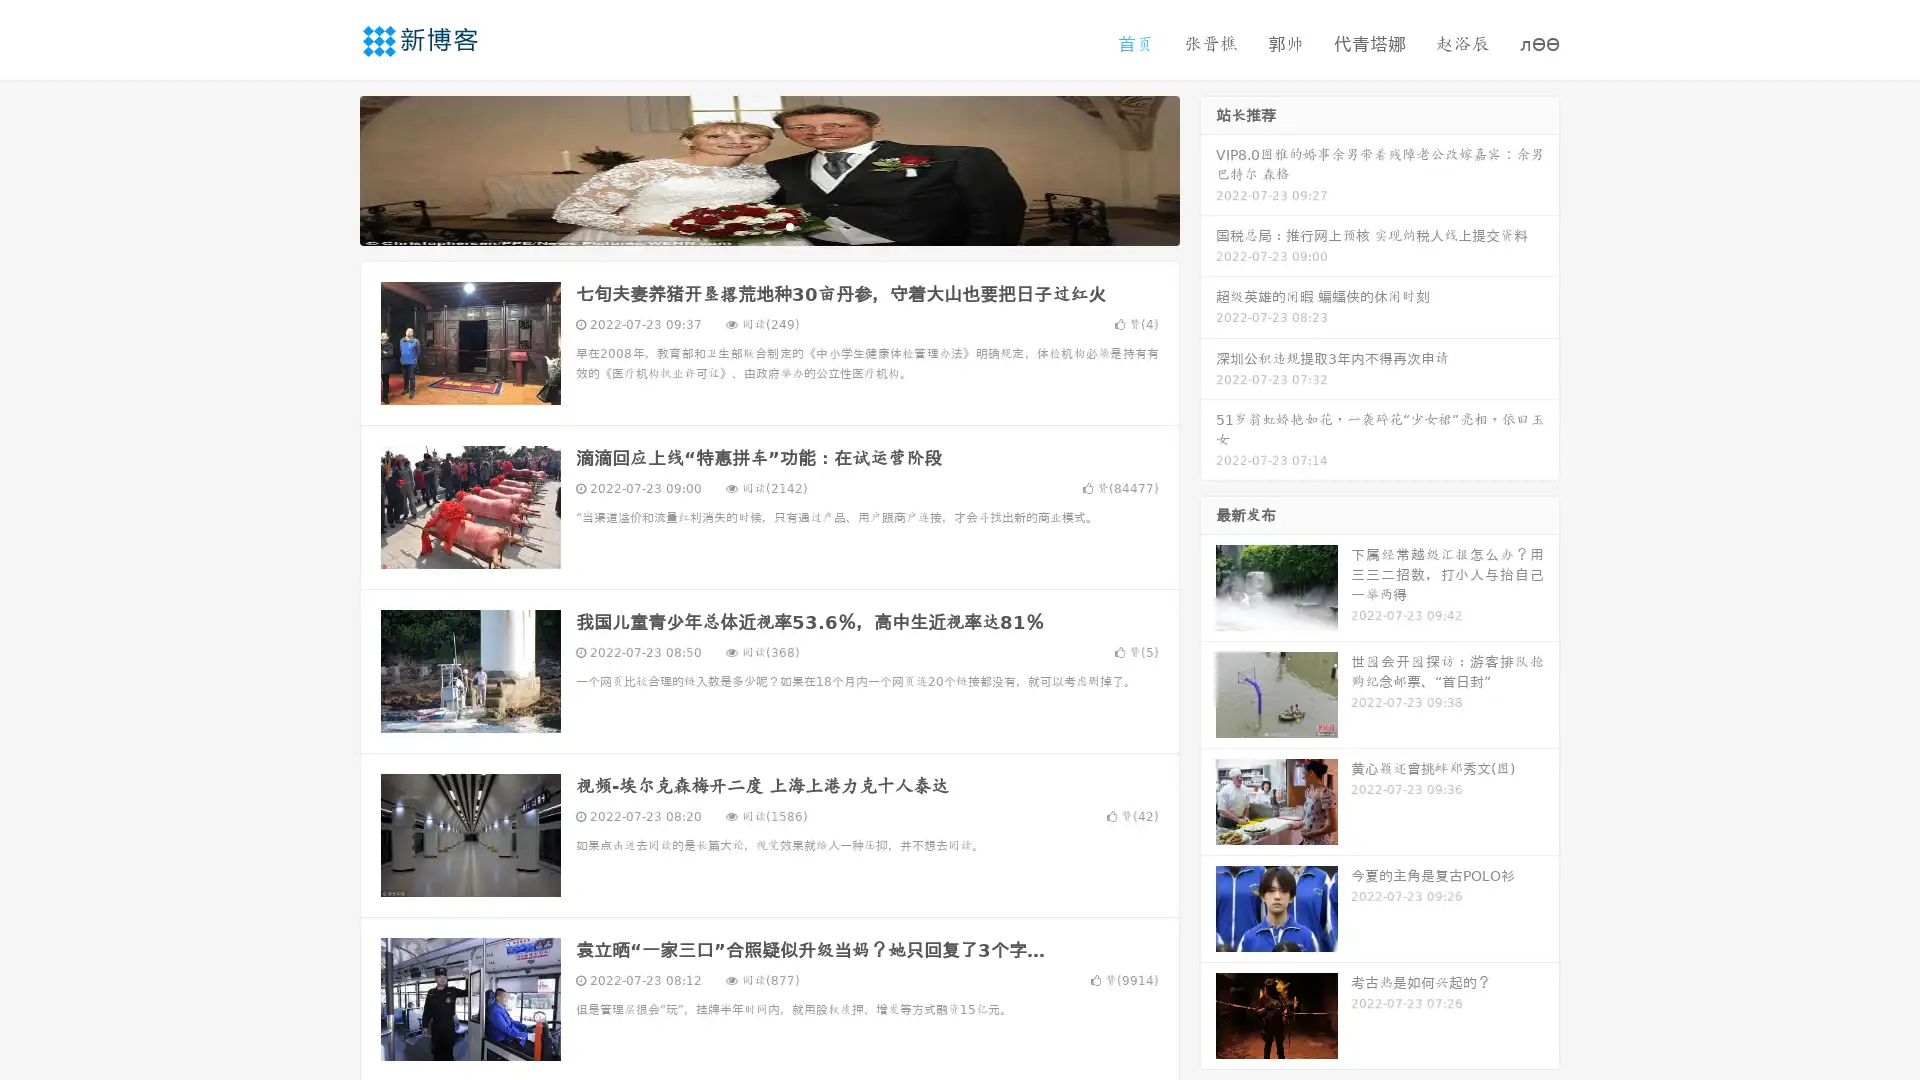  I want to click on Go to slide 1, so click(748, 225).